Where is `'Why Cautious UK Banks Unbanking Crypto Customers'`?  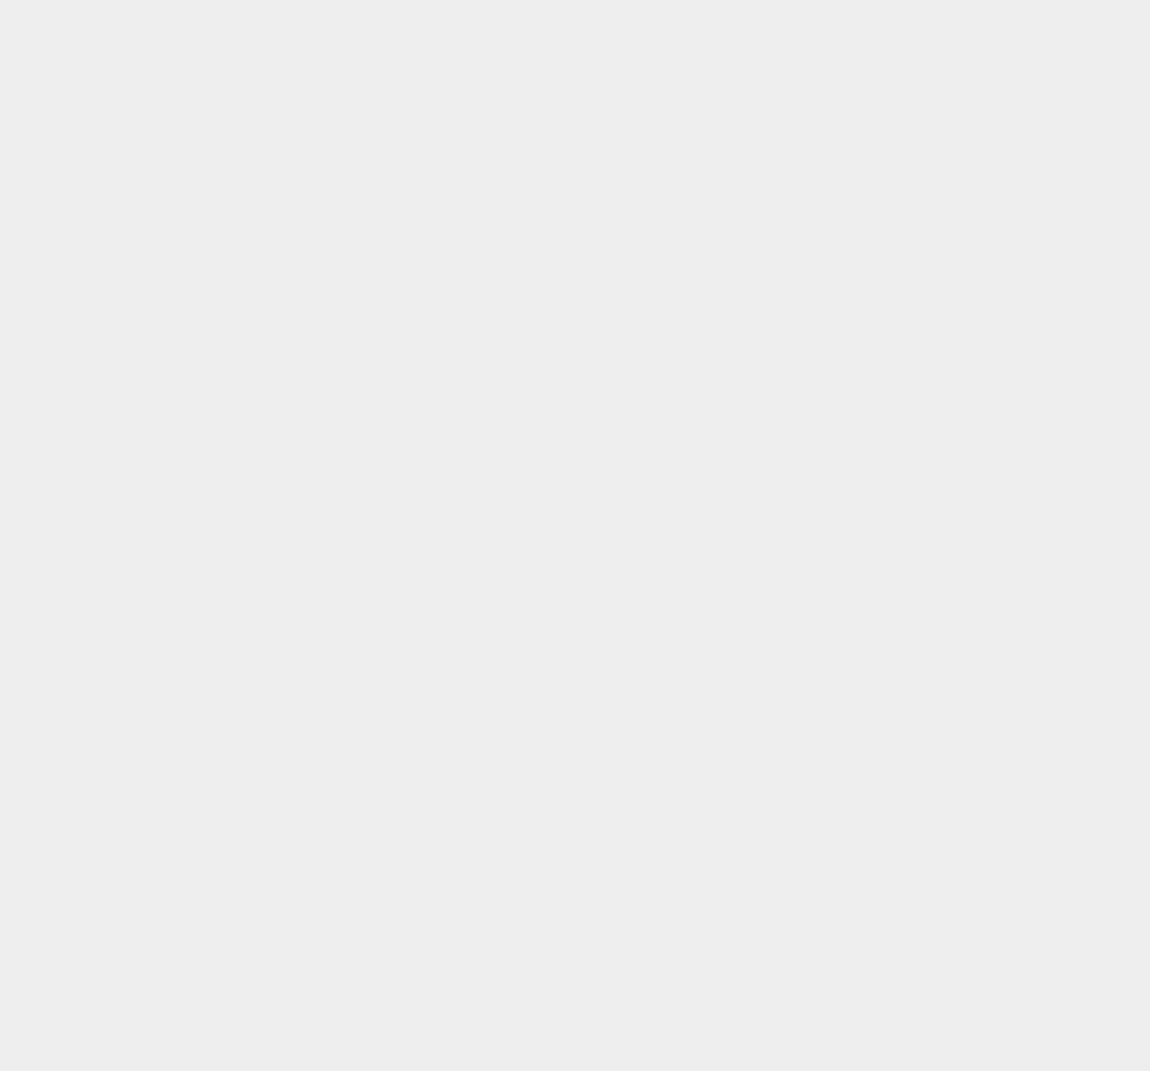 'Why Cautious UK Banks Unbanking Crypto Customers' is located at coordinates (968, 148).